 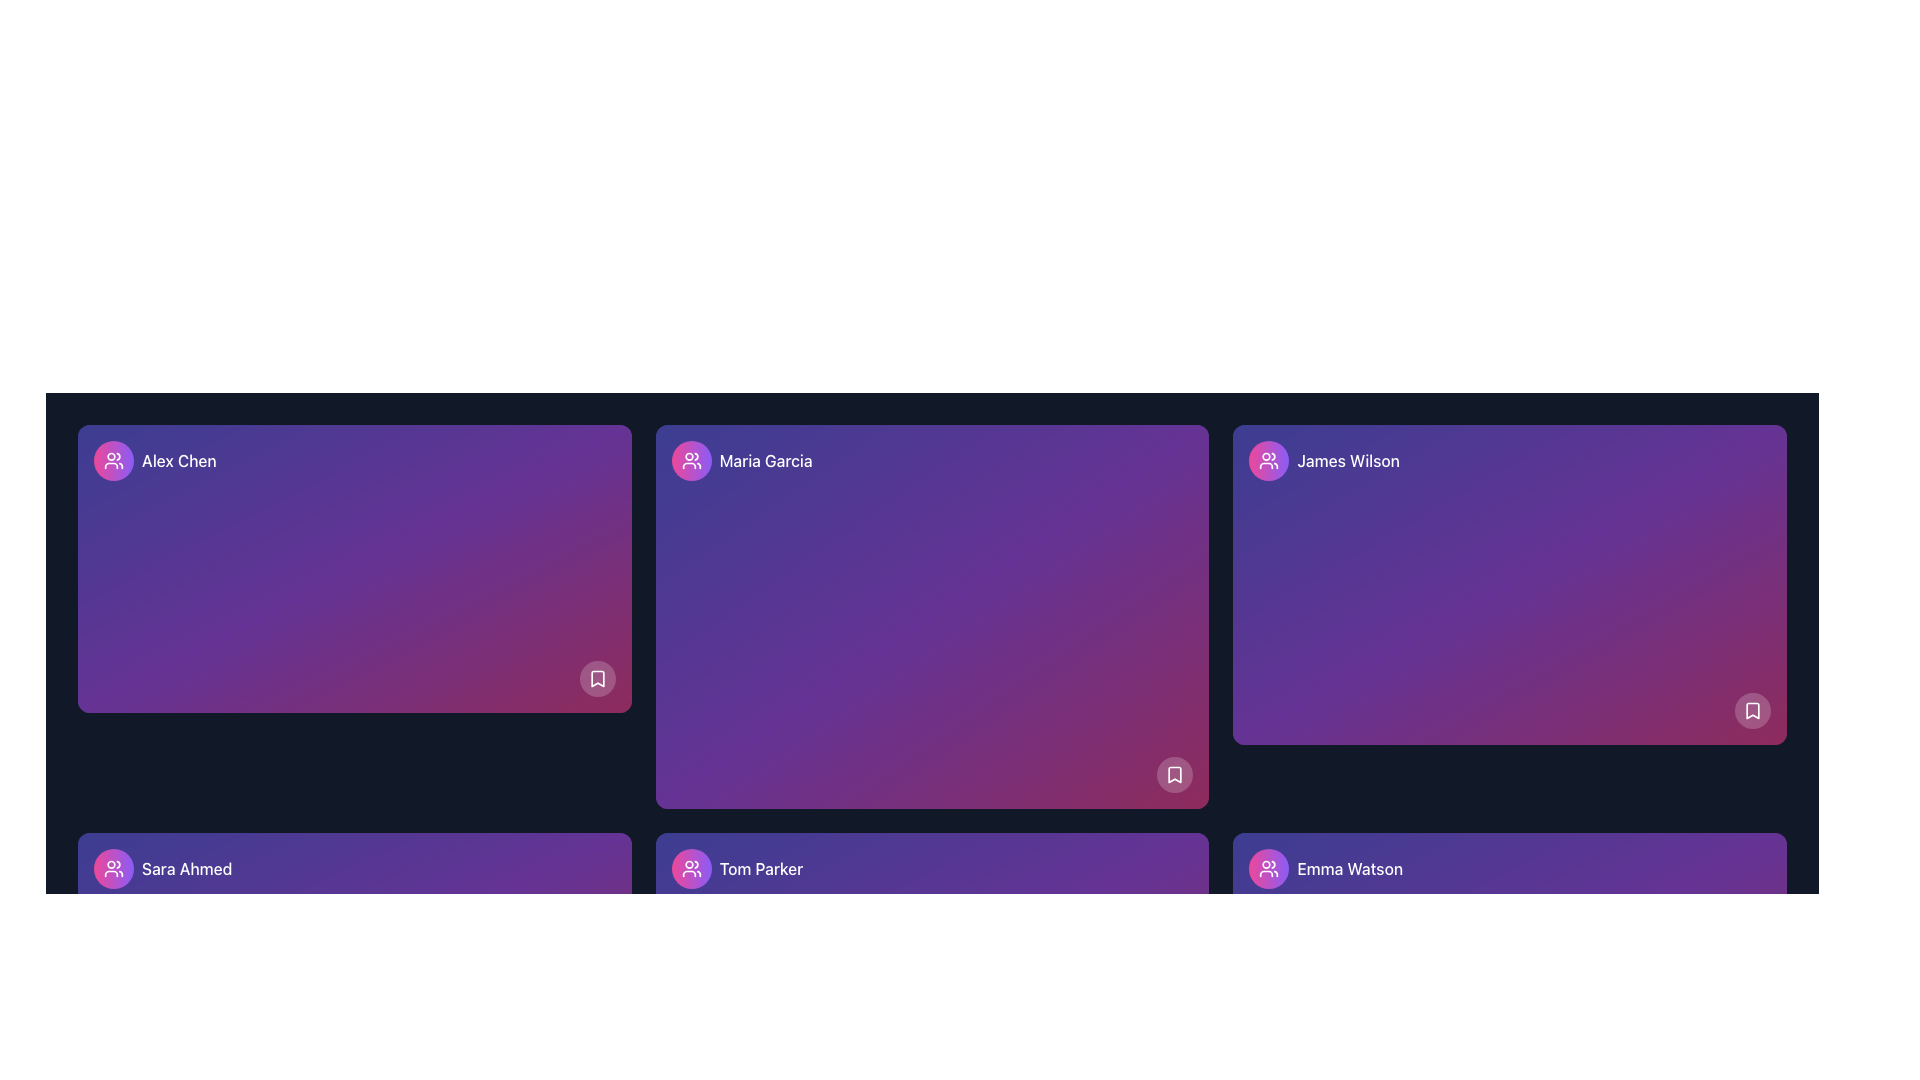 What do you see at coordinates (596, 677) in the screenshot?
I see `the bookmark button located` at bounding box center [596, 677].